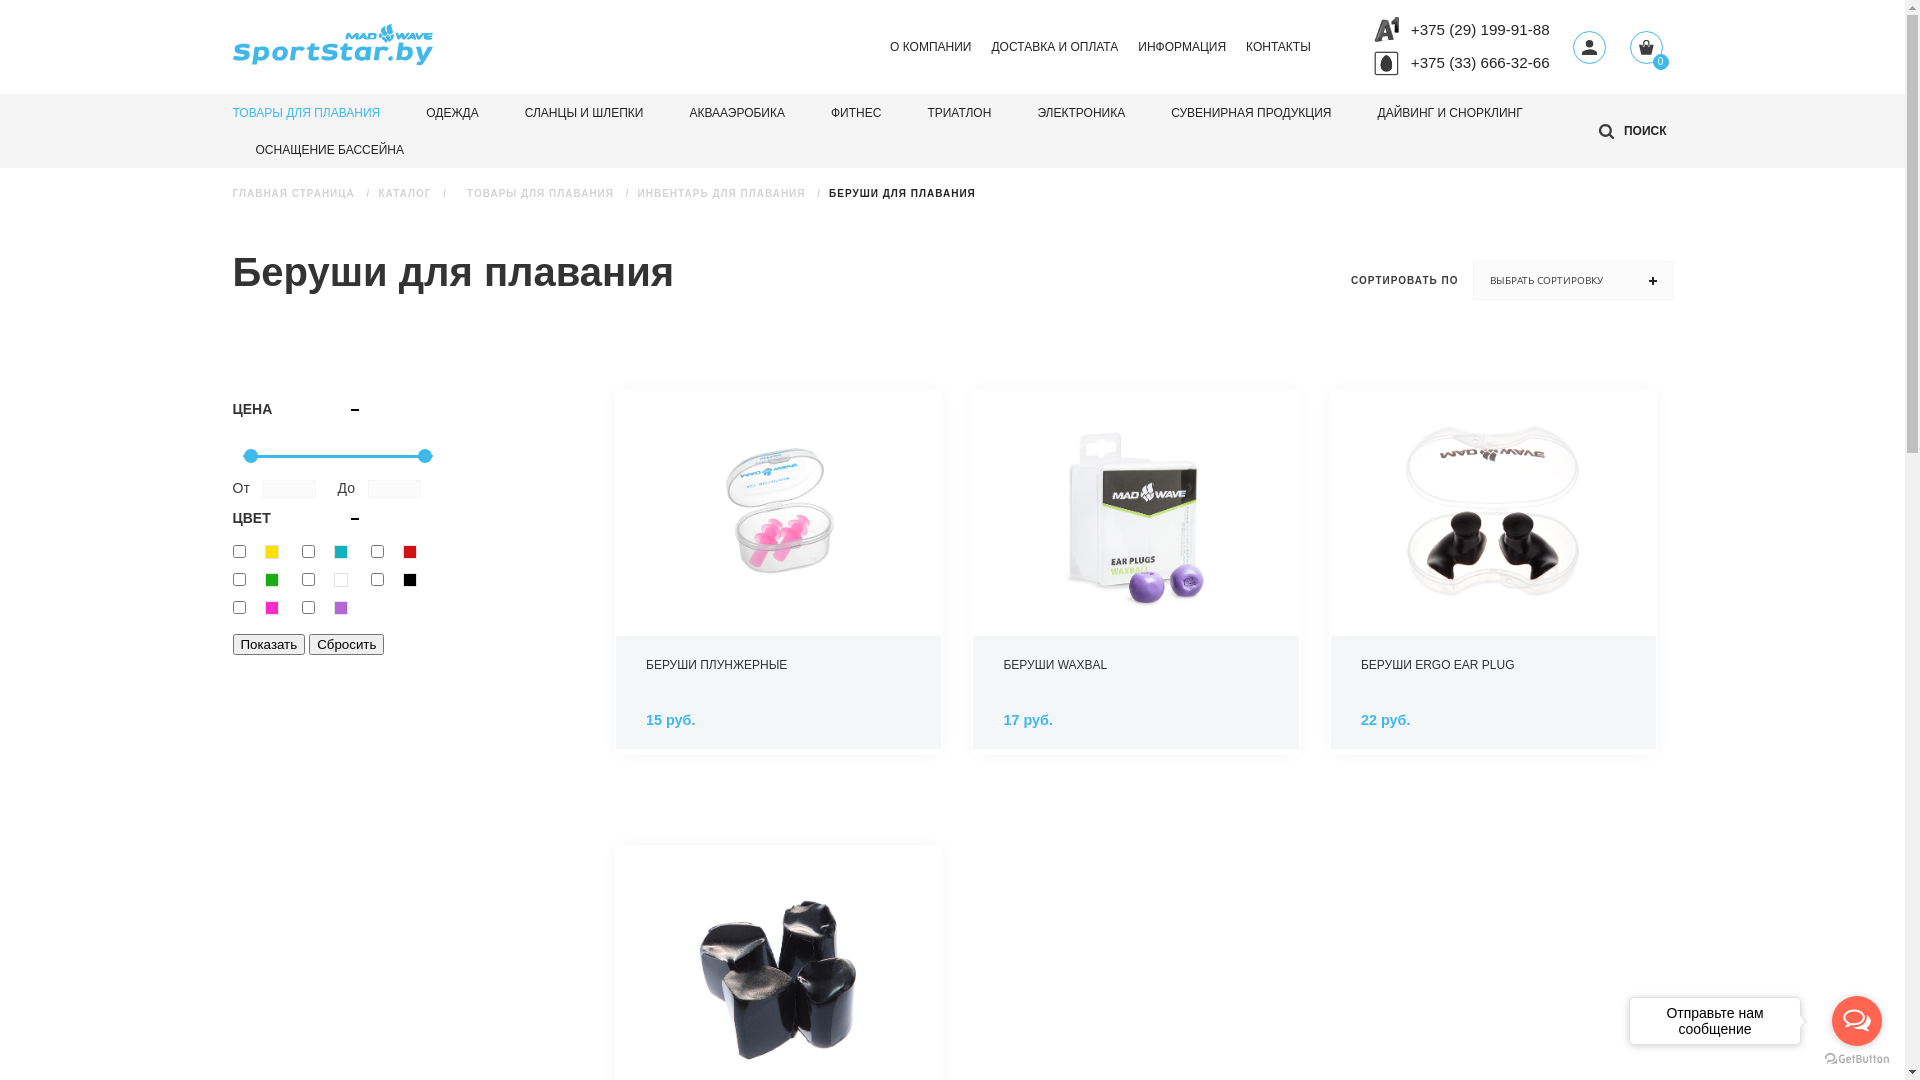 The image size is (1920, 1080). I want to click on '+375 (33) 666-32-66', so click(1480, 61).